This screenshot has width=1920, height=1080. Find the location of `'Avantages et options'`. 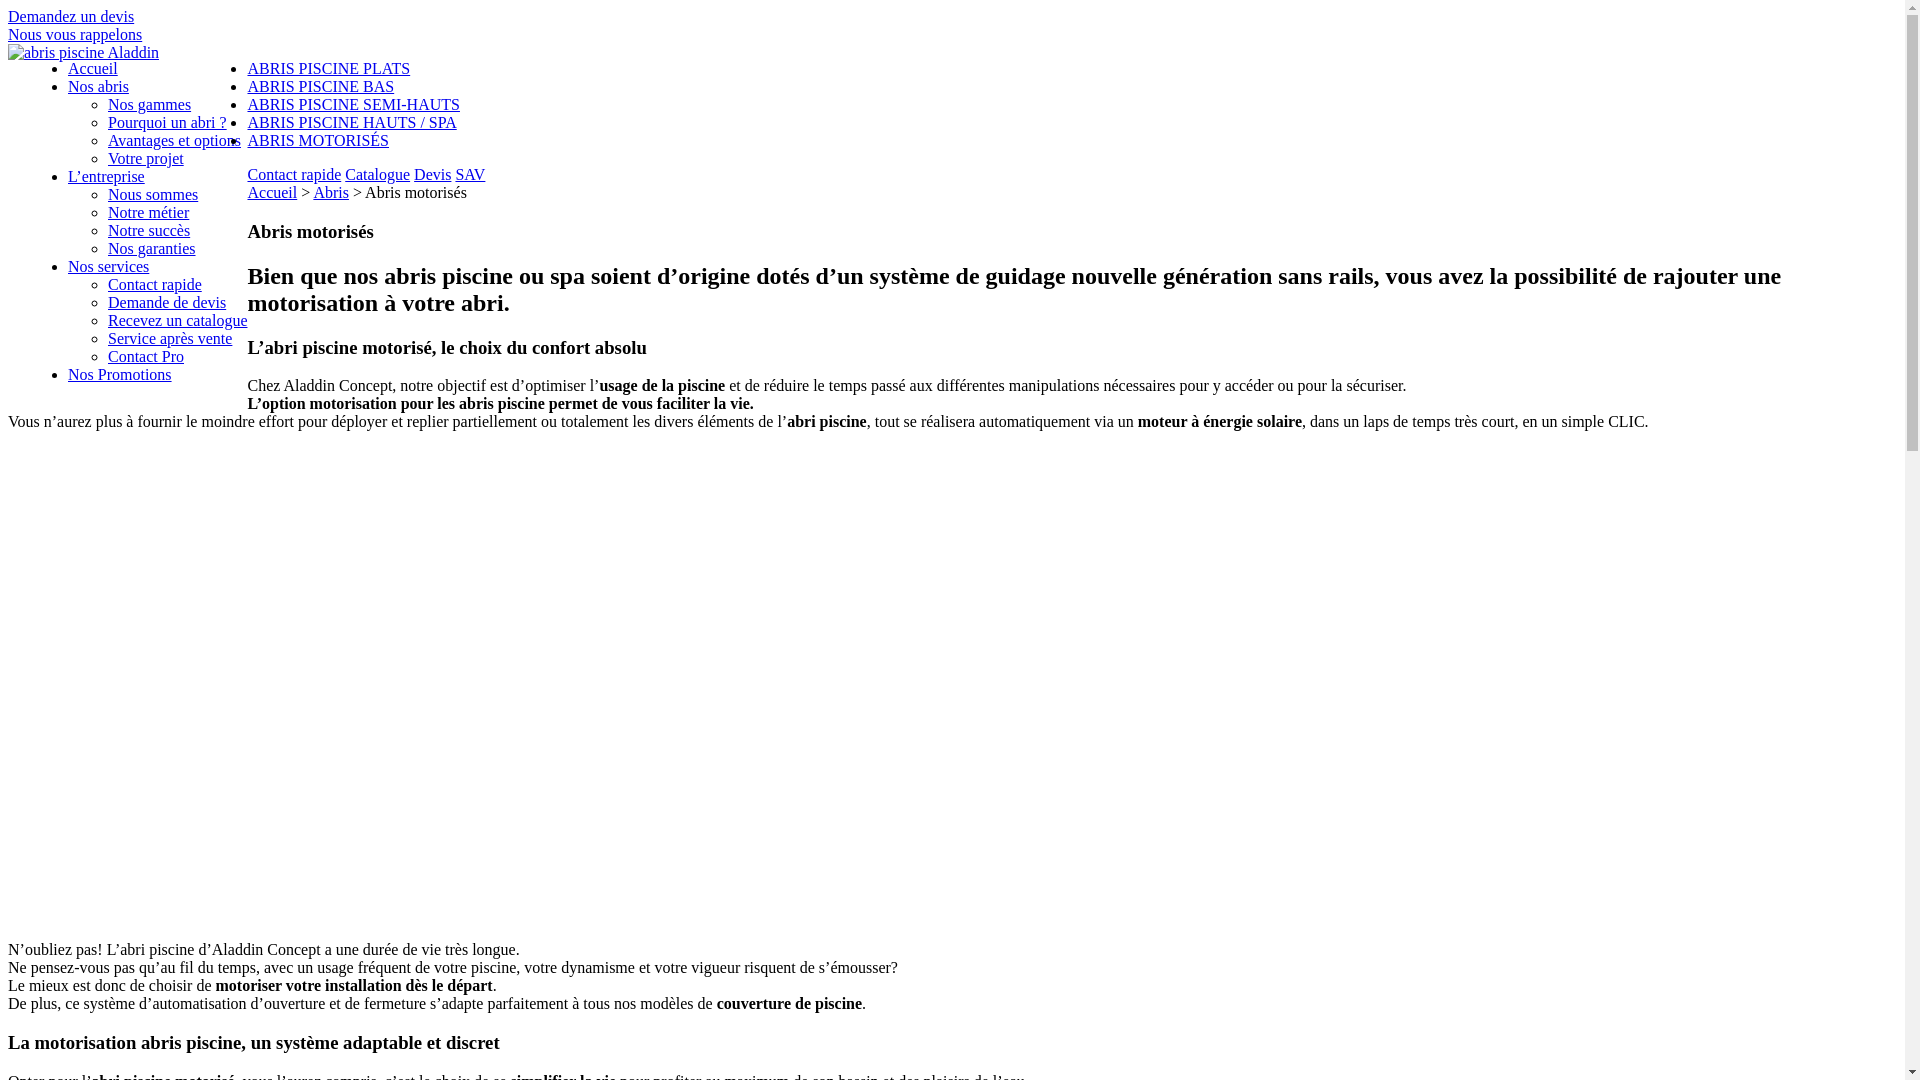

'Avantages et options' is located at coordinates (174, 139).